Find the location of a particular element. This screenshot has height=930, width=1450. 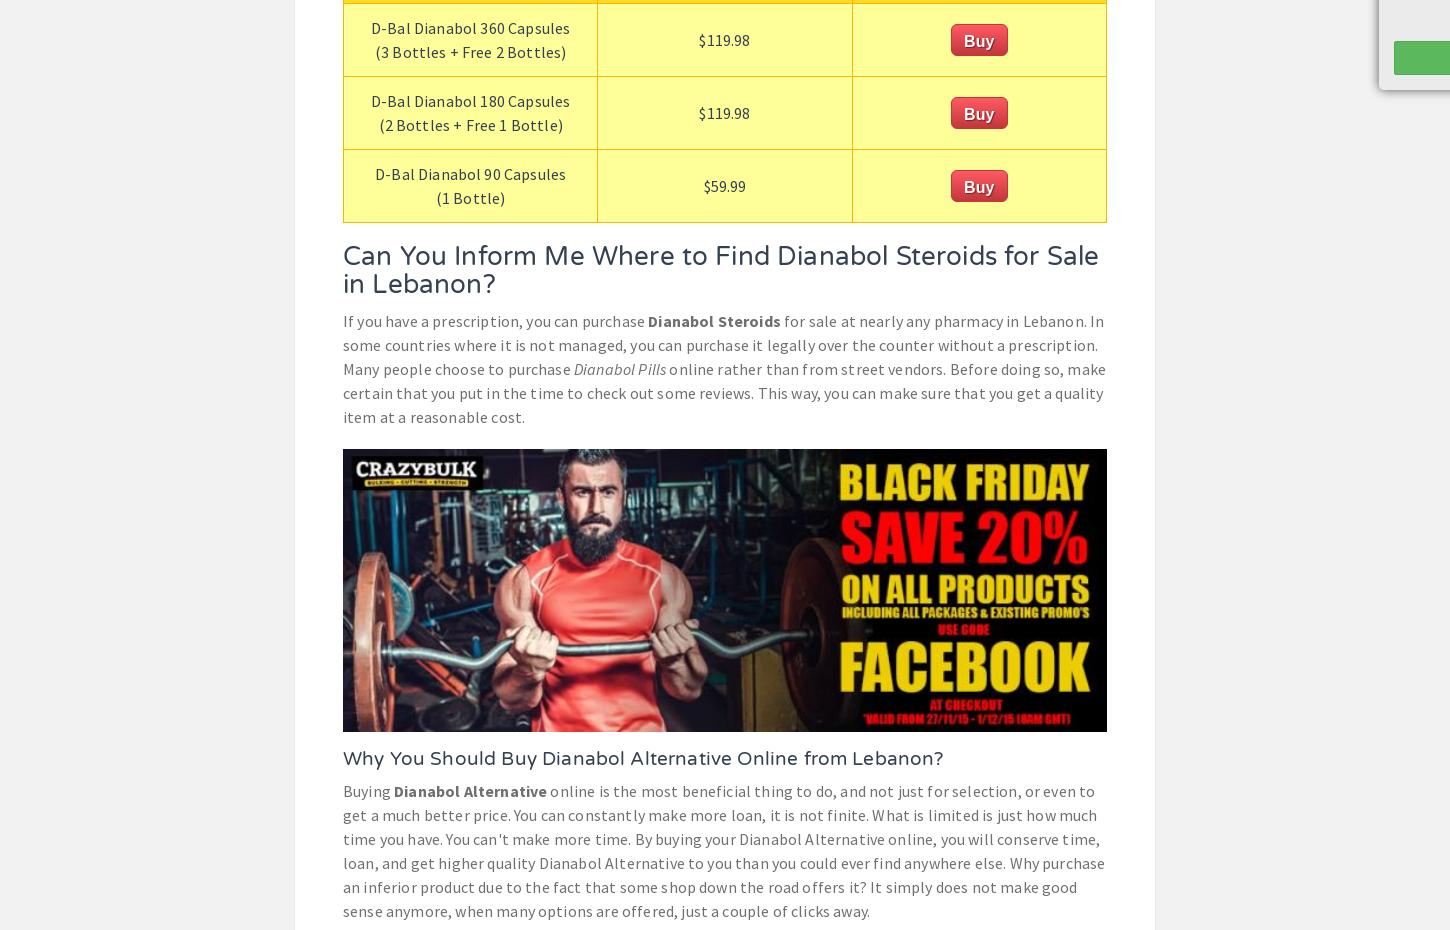

'online is the most beneficial thing to do, and not just for selection, or even to get a much better price. You can constantly make more loan, it is not finite. What is limited is just how much time you have. You can't make more time. By buying your Dianabol Alternative online, you will conserve time, loan, and get higher quality Dianabol Alternative to you than you could ever find anywhere else. Why purchase an inferior product due to the fact that some shop down the road offers it? It simply does not make good sense anymore, when many options are offered, just a couple of clicks away.' is located at coordinates (722, 850).